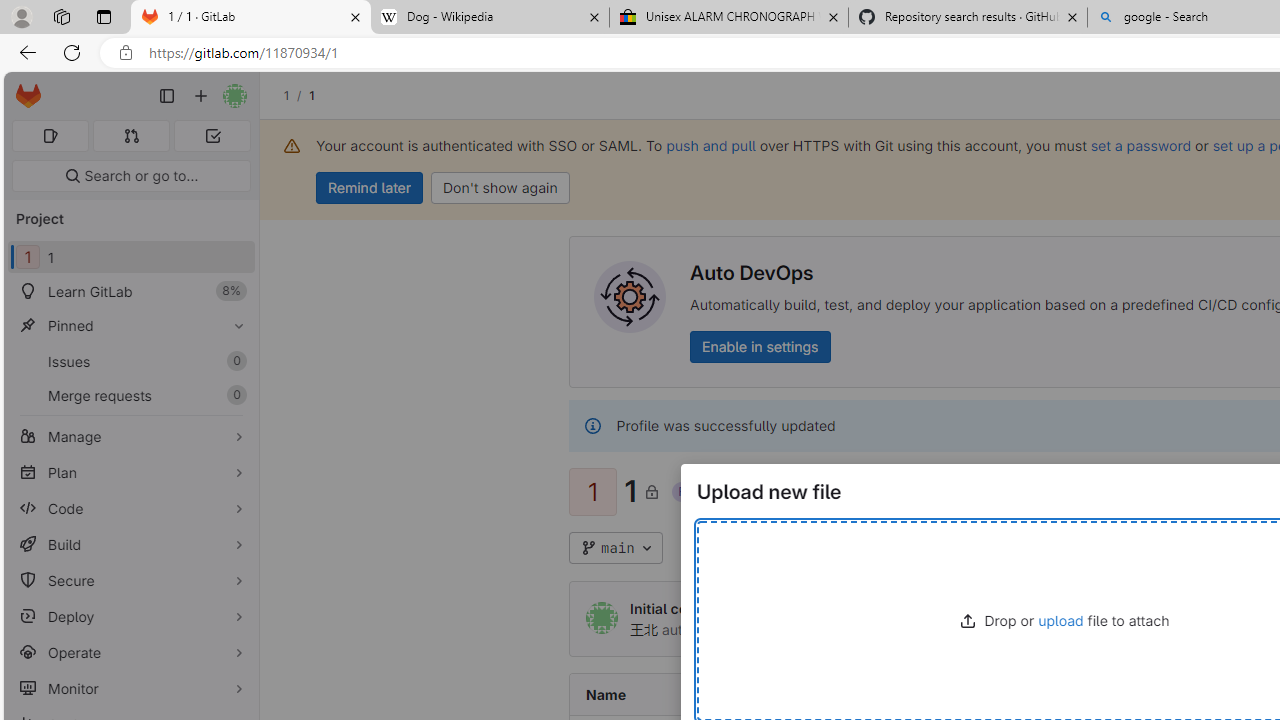 Image resolution: width=1280 pixels, height=720 pixels. What do you see at coordinates (130, 324) in the screenshot?
I see `'Pinned'` at bounding box center [130, 324].